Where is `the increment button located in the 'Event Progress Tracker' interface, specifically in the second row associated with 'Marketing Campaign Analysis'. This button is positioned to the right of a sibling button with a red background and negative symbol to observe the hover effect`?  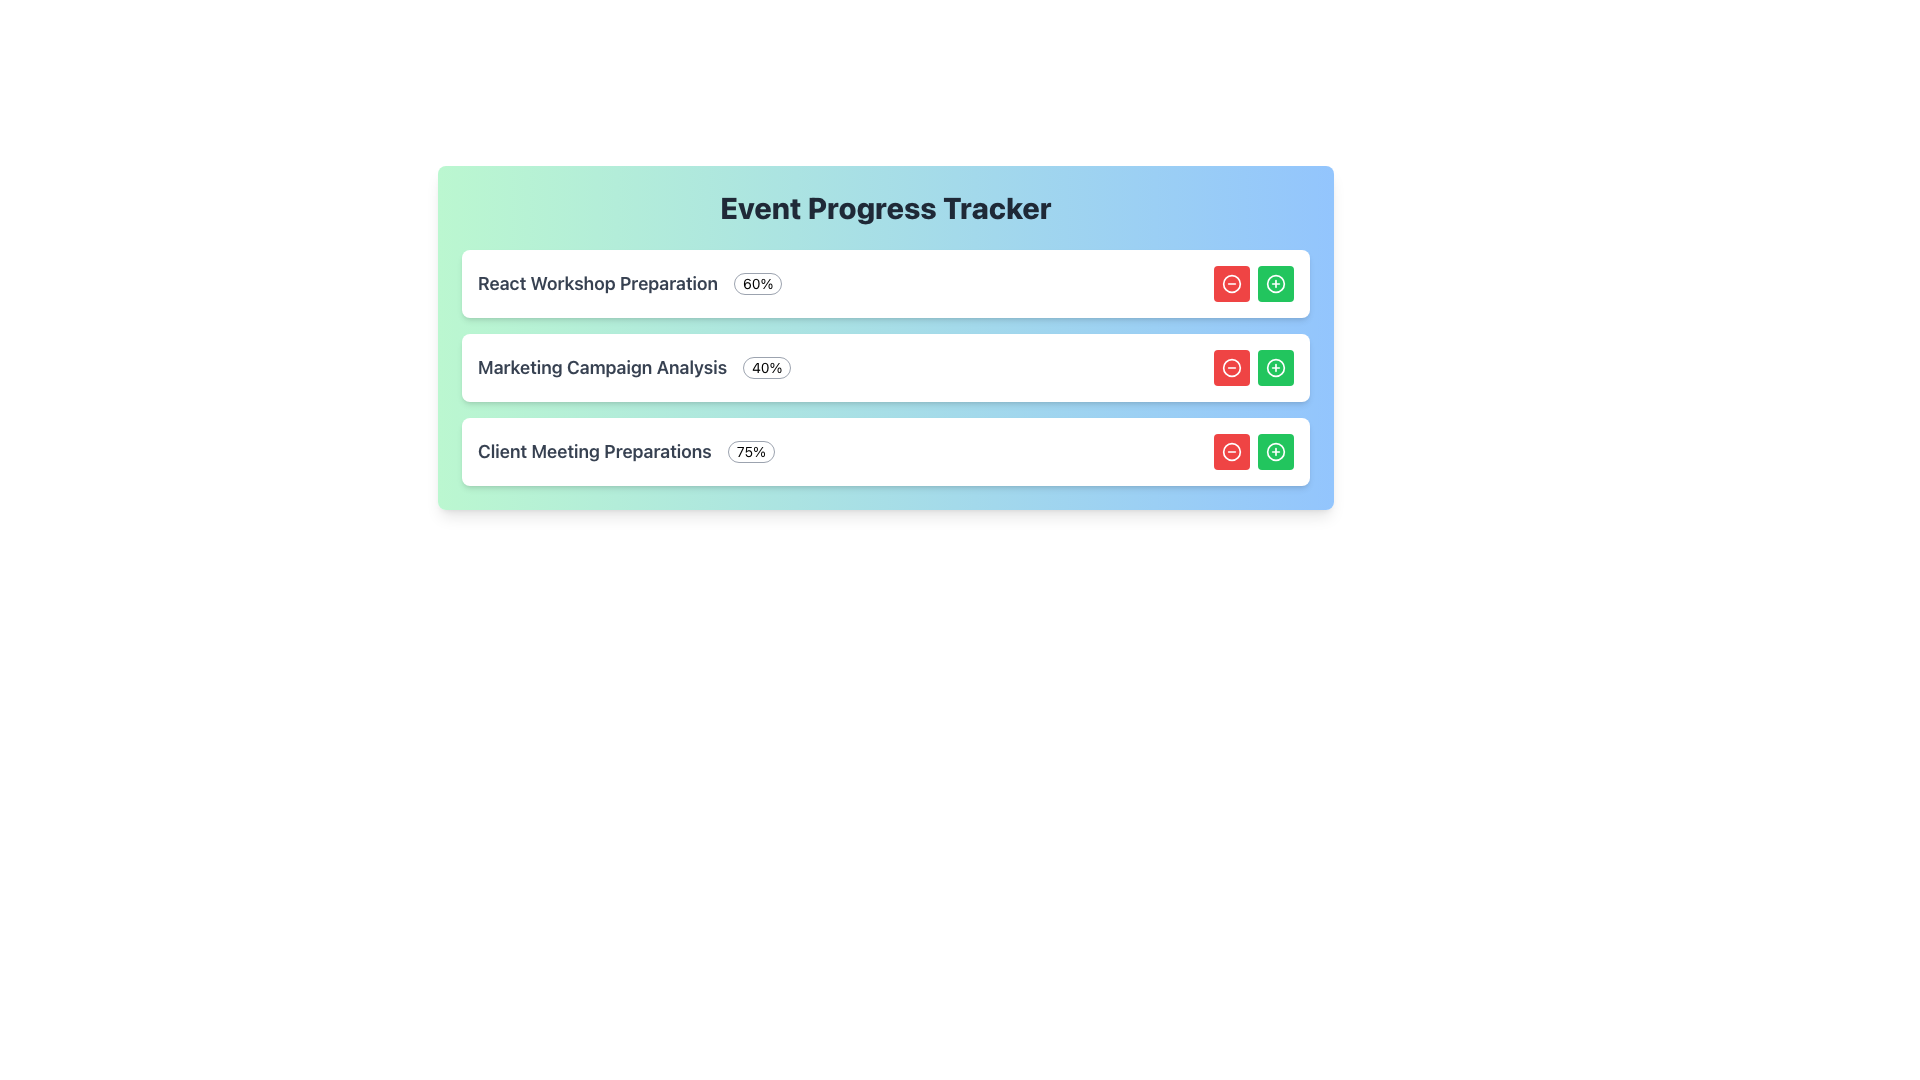
the increment button located in the 'Event Progress Tracker' interface, specifically in the second row associated with 'Marketing Campaign Analysis'. This button is positioned to the right of a sibling button with a red background and negative symbol to observe the hover effect is located at coordinates (1275, 367).